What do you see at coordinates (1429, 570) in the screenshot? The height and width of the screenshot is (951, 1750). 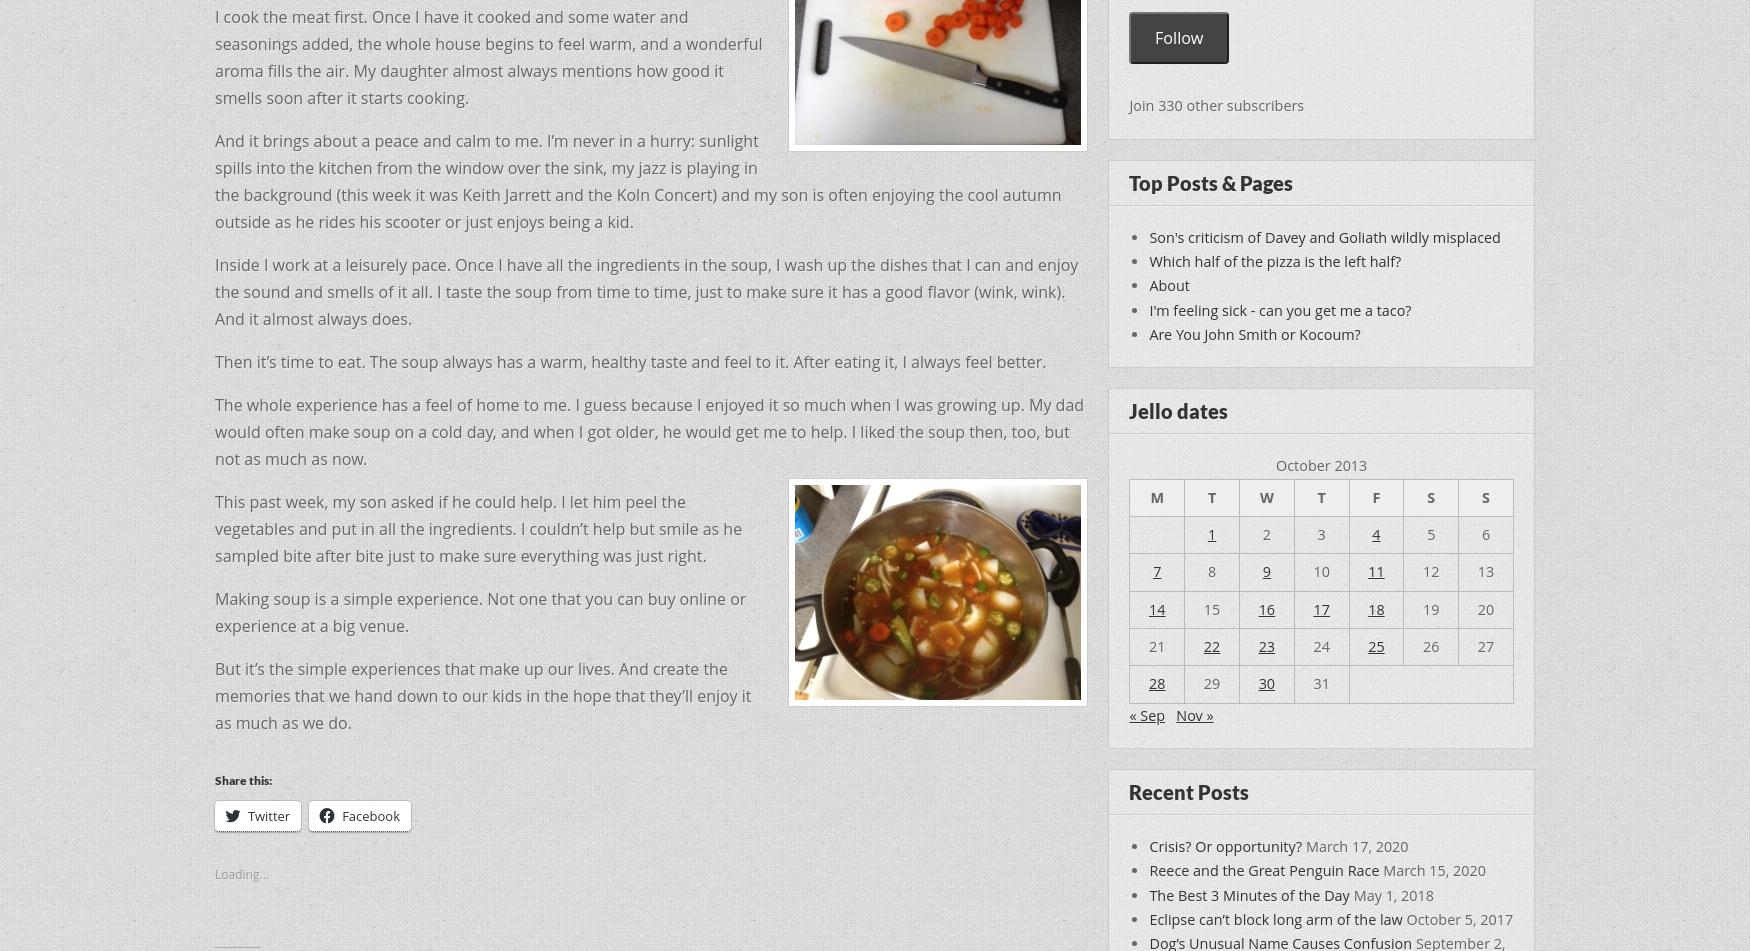 I see `'12'` at bounding box center [1429, 570].